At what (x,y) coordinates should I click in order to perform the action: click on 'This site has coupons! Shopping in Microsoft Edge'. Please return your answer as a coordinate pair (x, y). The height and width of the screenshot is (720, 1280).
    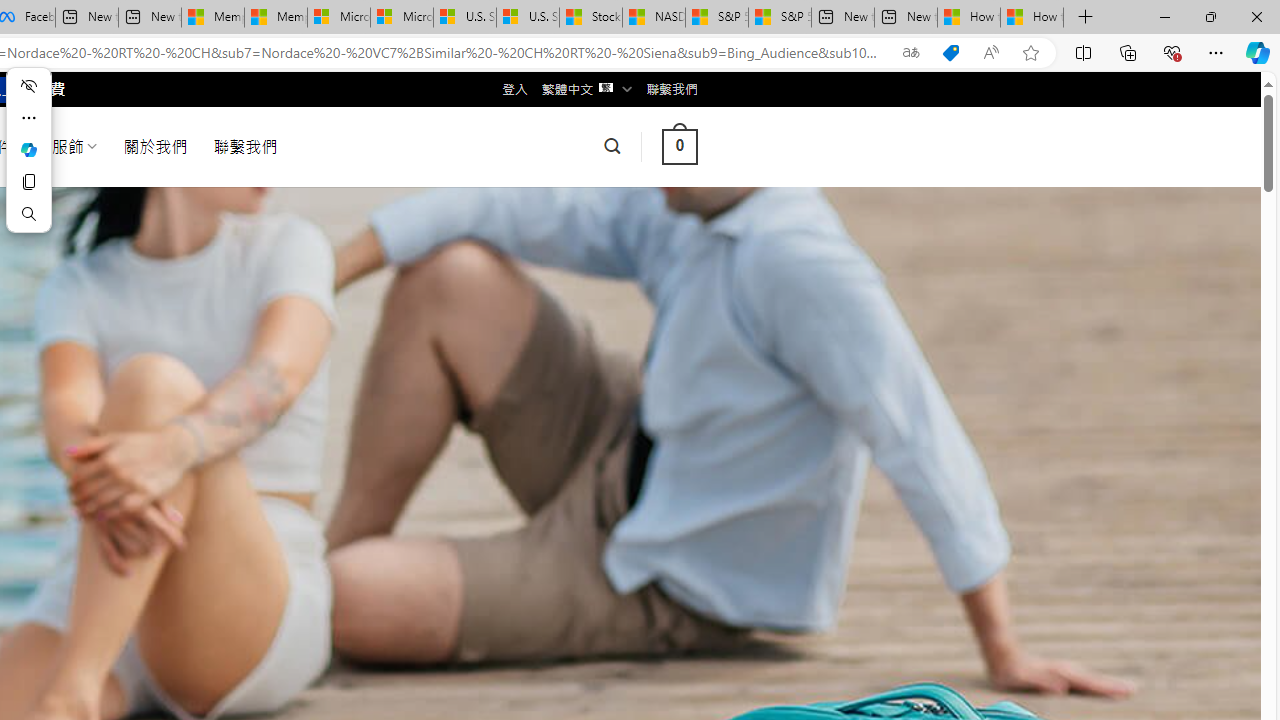
    Looking at the image, I should click on (950, 52).